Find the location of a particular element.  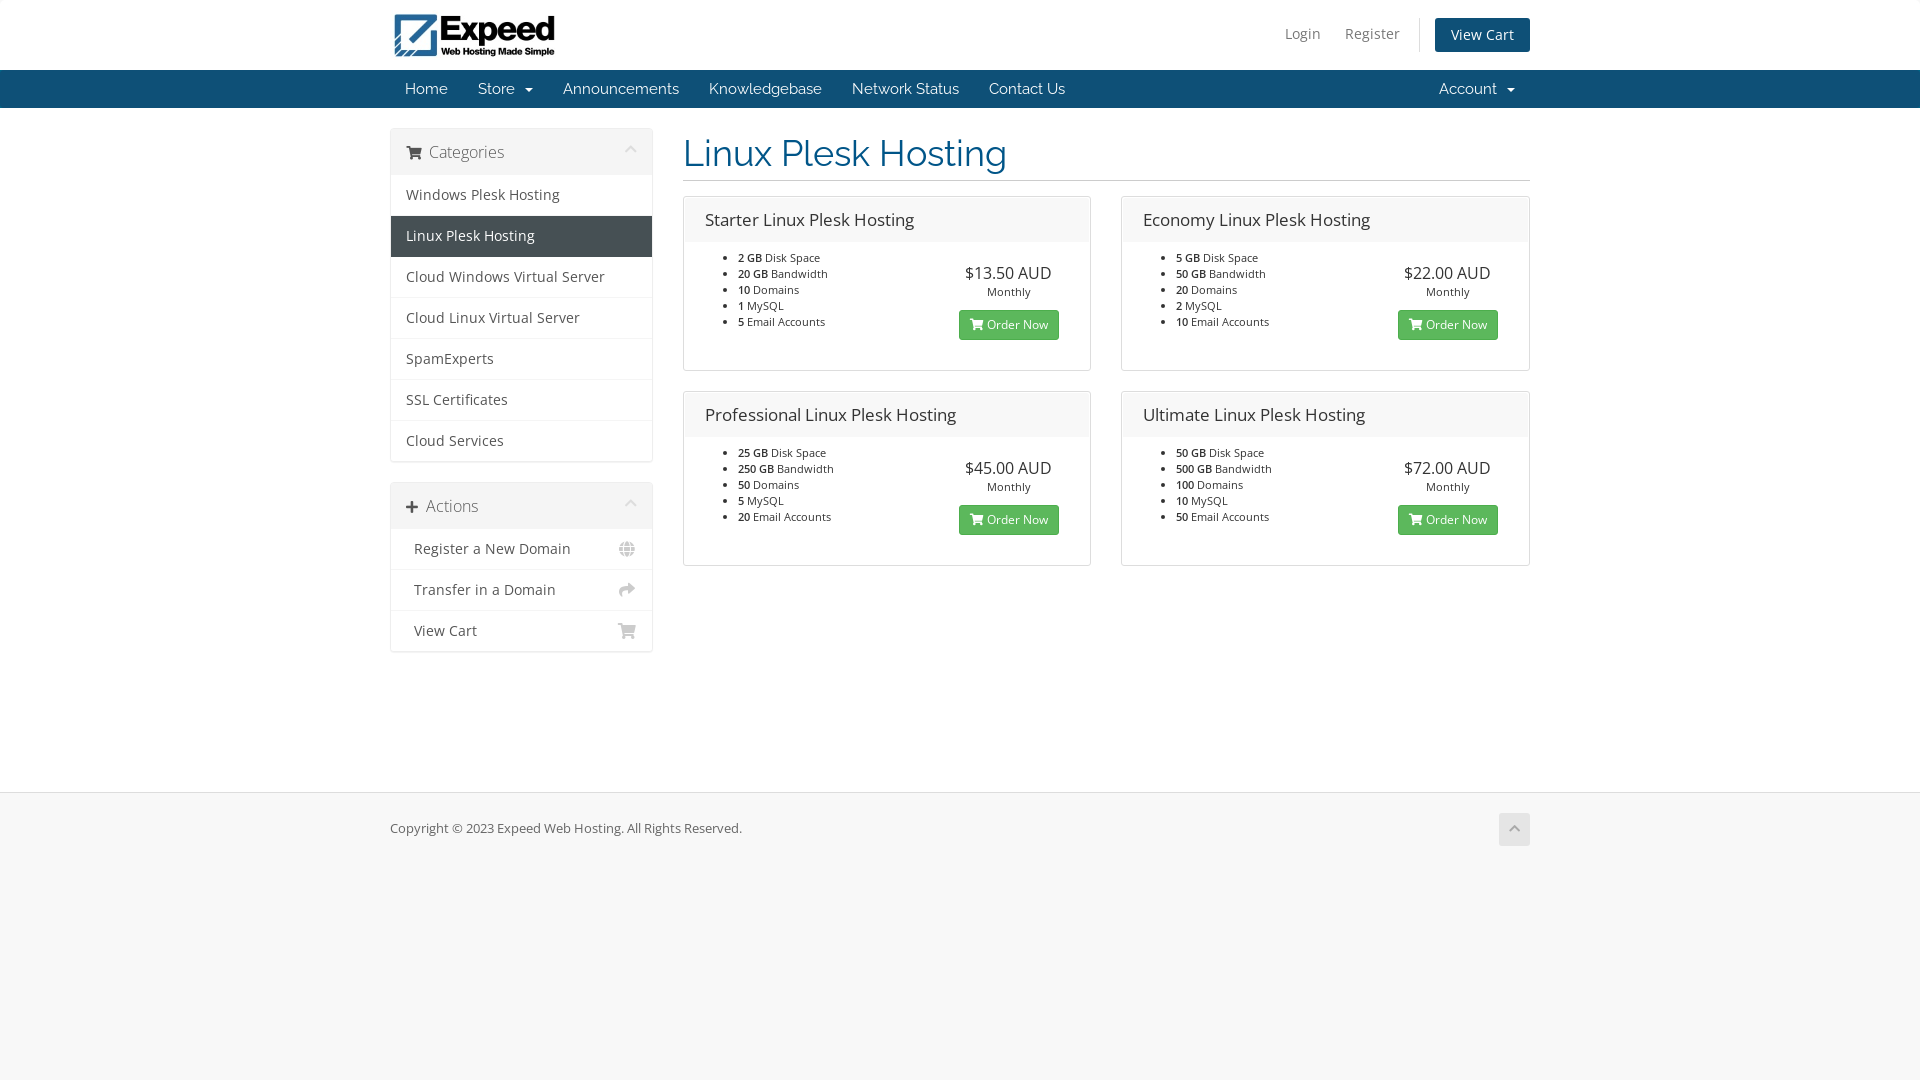

'Login' is located at coordinates (1302, 34).